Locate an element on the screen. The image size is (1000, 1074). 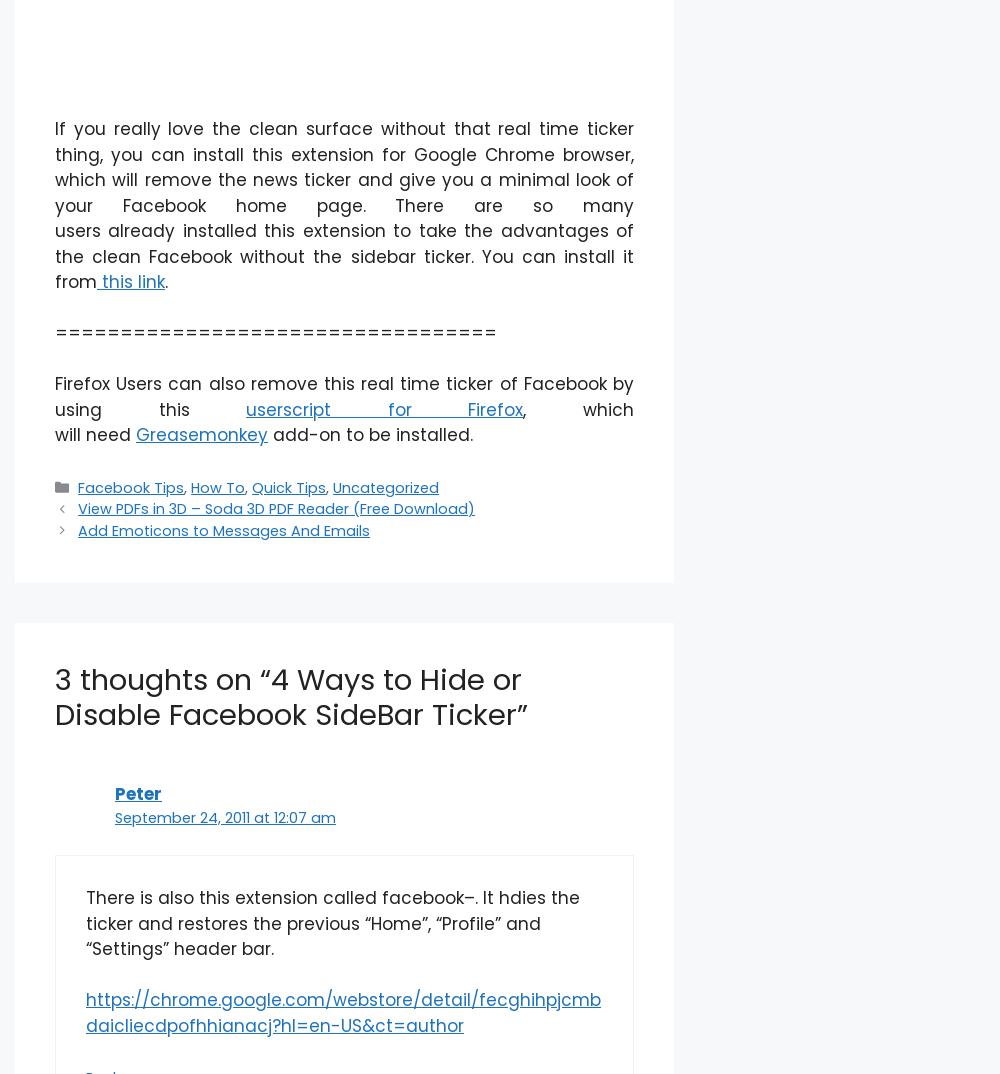
'How To' is located at coordinates (217, 486).